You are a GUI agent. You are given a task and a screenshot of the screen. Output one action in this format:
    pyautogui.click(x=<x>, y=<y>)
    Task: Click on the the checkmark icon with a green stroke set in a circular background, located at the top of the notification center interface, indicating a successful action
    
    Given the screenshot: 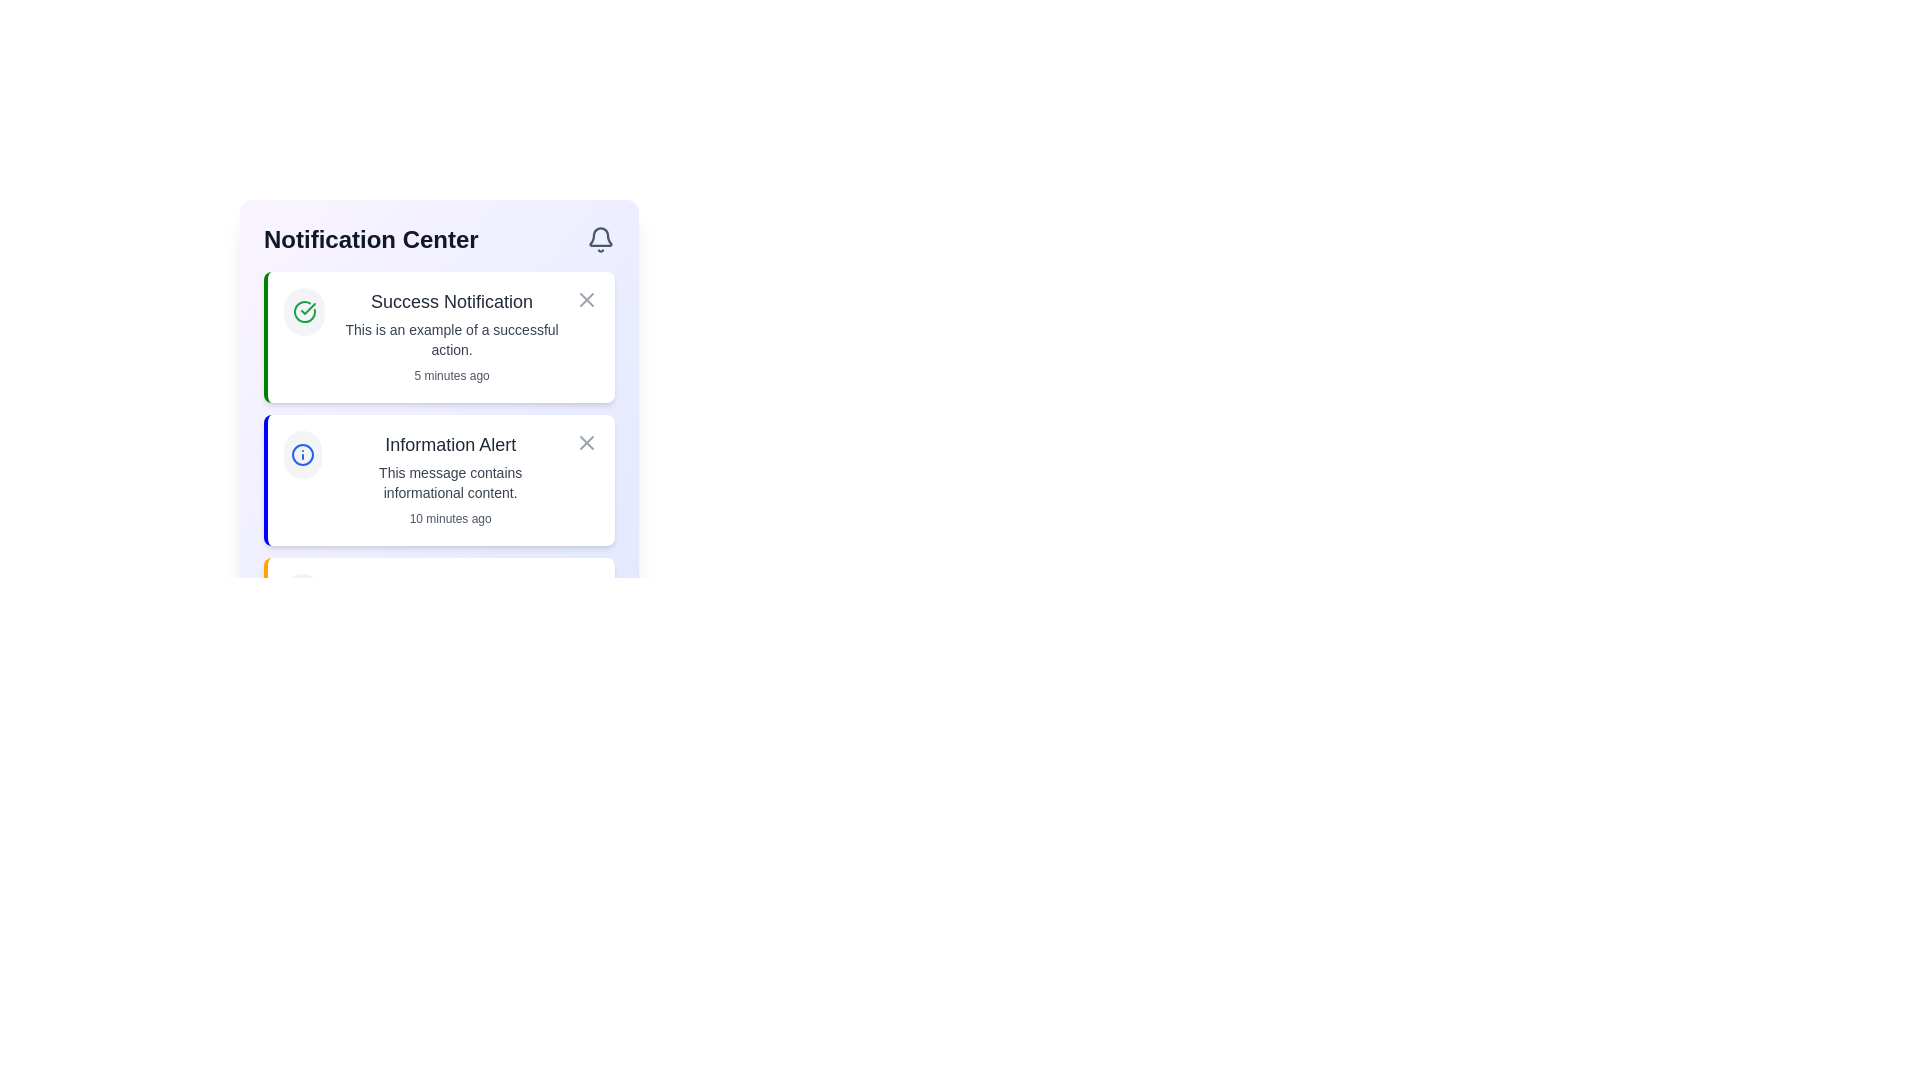 What is the action you would take?
    pyautogui.click(x=307, y=308)
    